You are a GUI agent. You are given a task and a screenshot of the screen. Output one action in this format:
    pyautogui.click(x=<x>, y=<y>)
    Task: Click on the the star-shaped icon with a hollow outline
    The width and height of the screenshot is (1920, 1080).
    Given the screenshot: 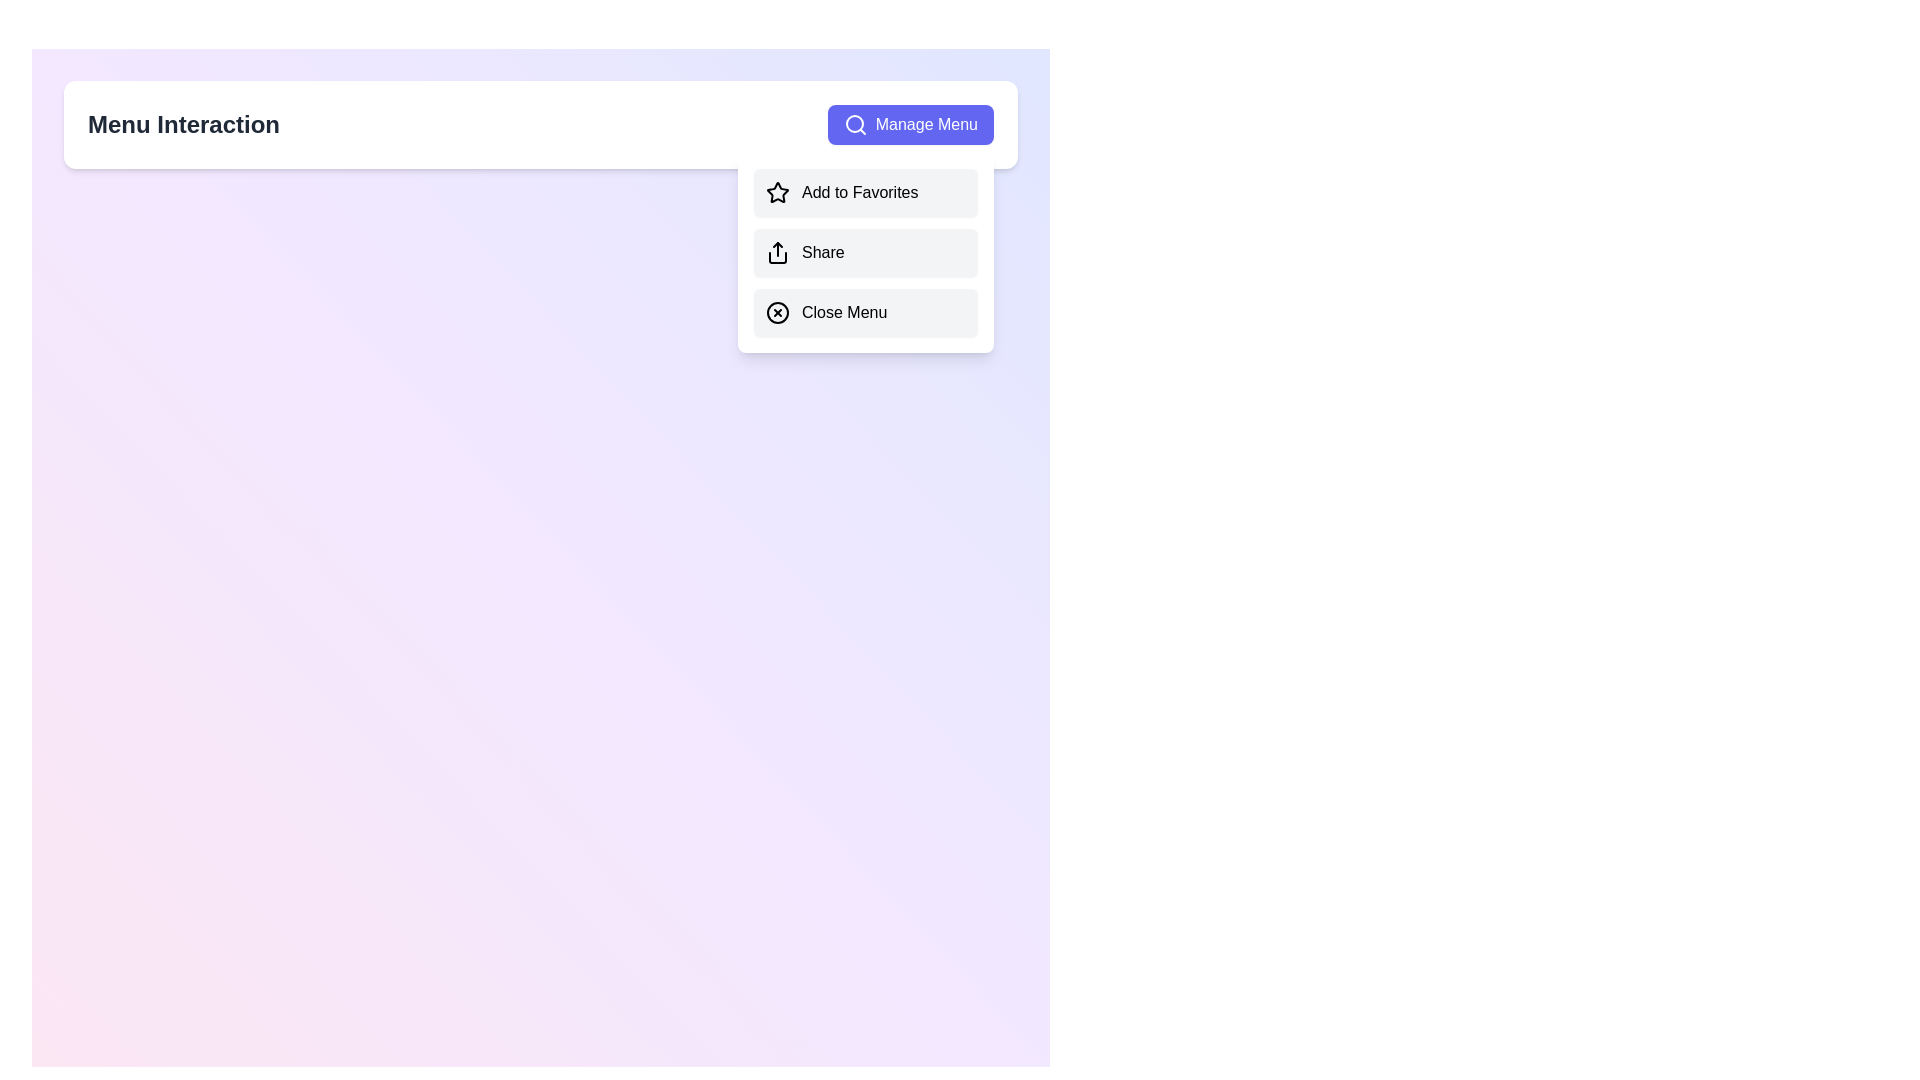 What is the action you would take?
    pyautogui.click(x=776, y=192)
    